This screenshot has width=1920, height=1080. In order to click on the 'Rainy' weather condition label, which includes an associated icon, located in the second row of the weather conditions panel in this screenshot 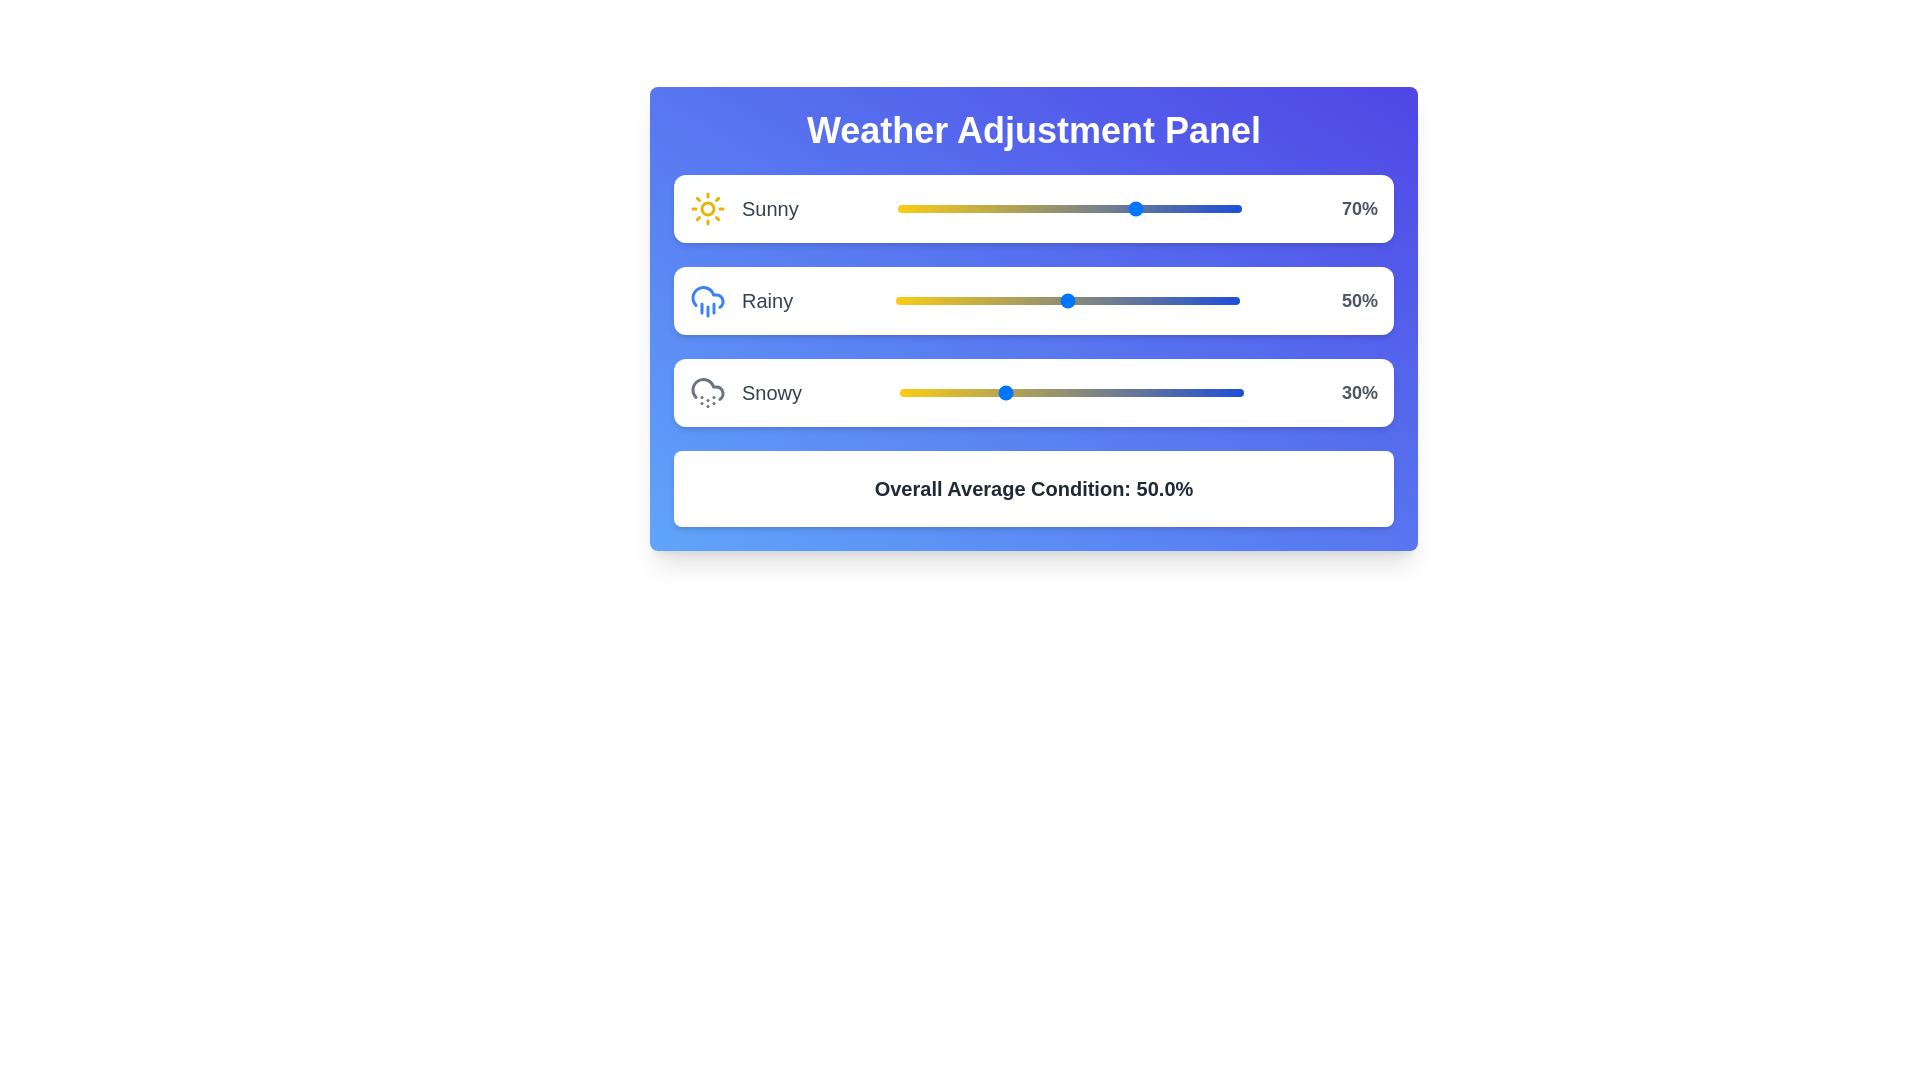, I will do `click(740, 300)`.